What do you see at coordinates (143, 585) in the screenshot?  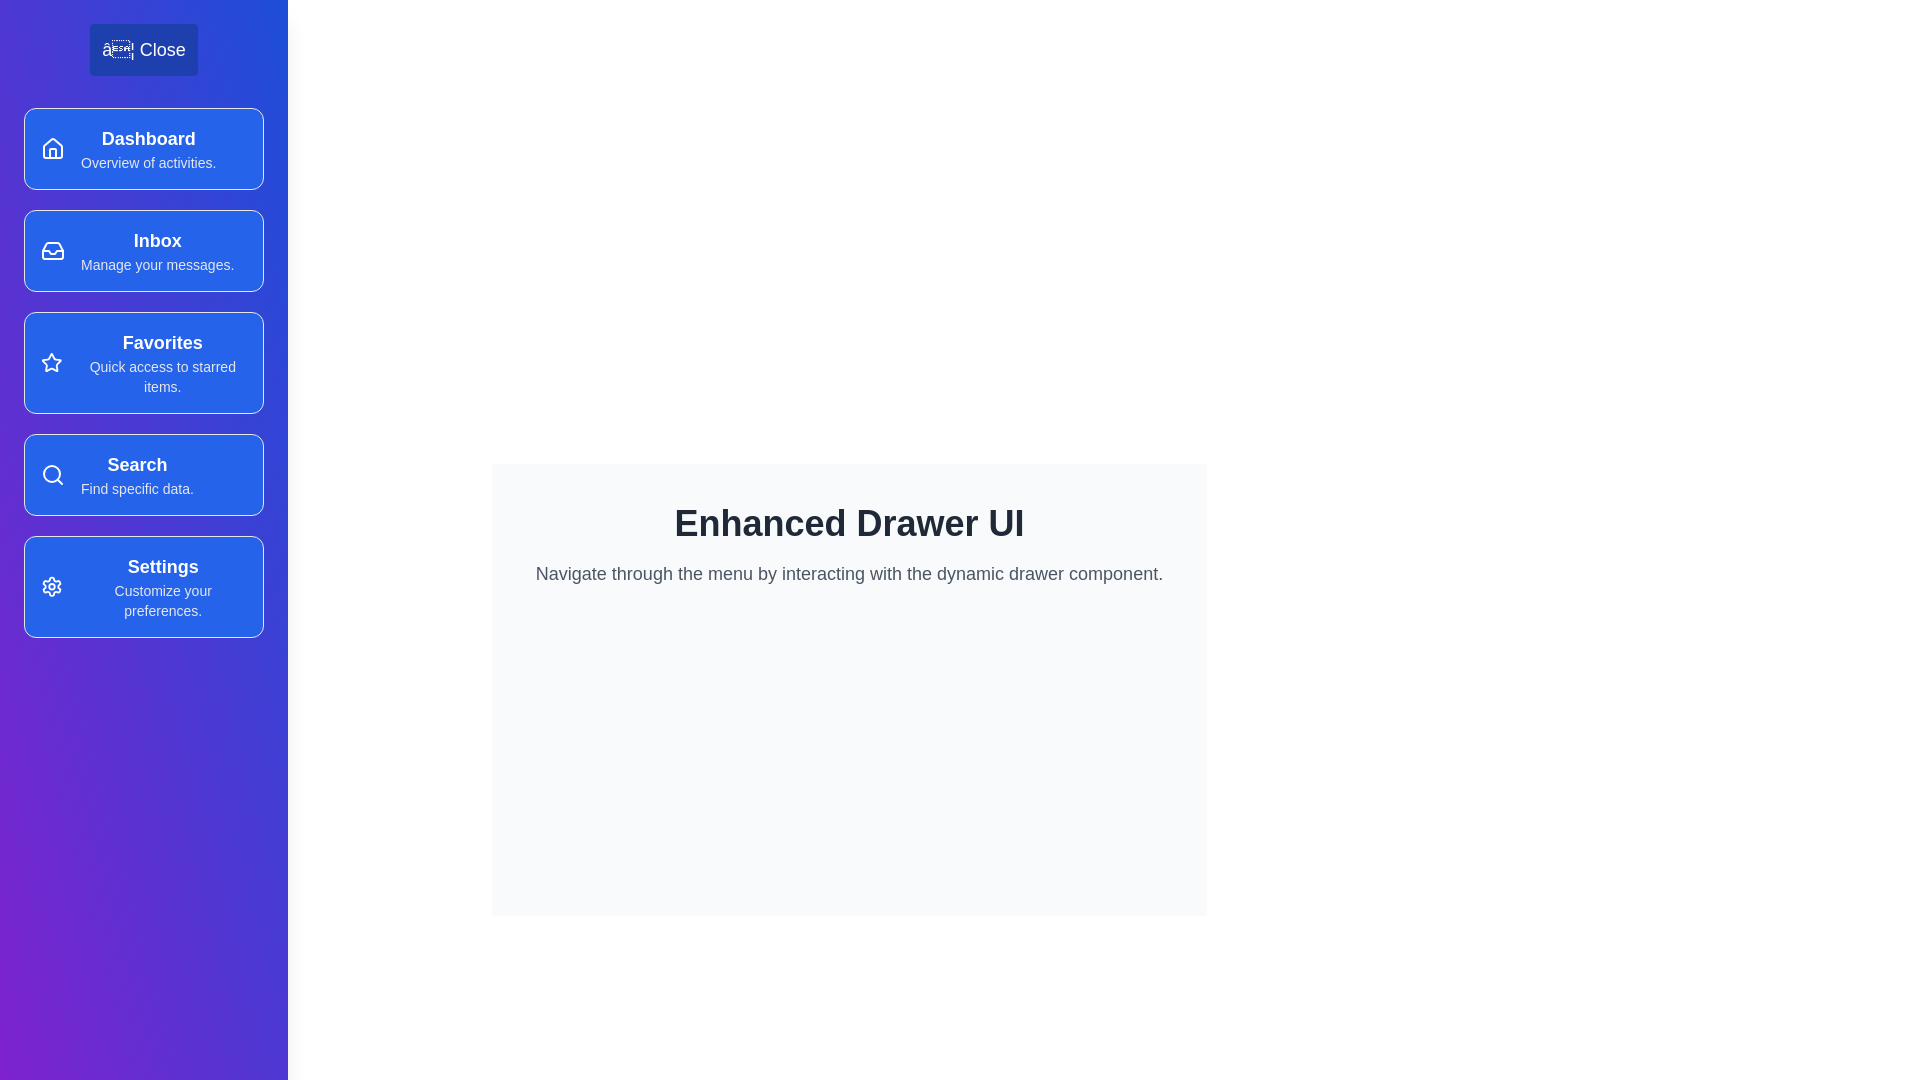 I see `the menu item corresponding to Settings` at bounding box center [143, 585].